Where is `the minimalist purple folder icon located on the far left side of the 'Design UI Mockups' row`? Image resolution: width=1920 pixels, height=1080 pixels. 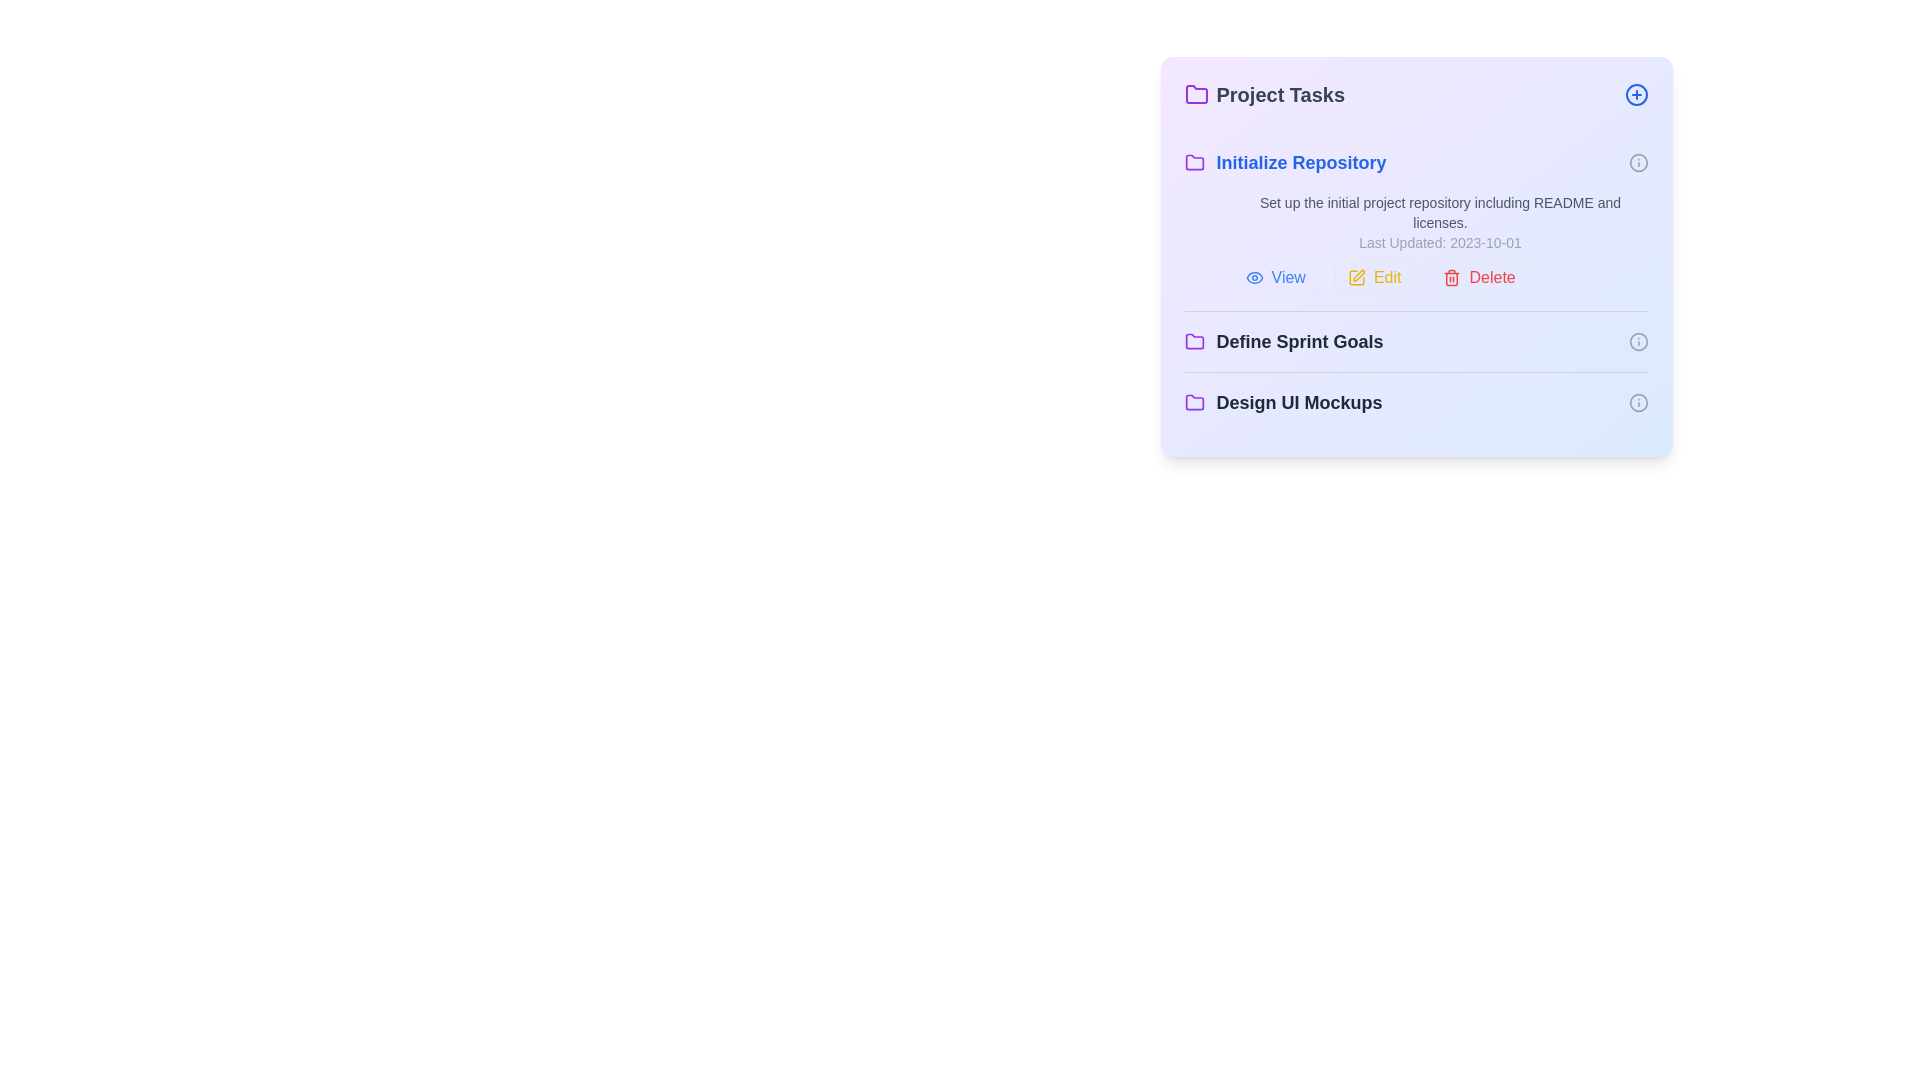 the minimalist purple folder icon located on the far left side of the 'Design UI Mockups' row is located at coordinates (1194, 402).